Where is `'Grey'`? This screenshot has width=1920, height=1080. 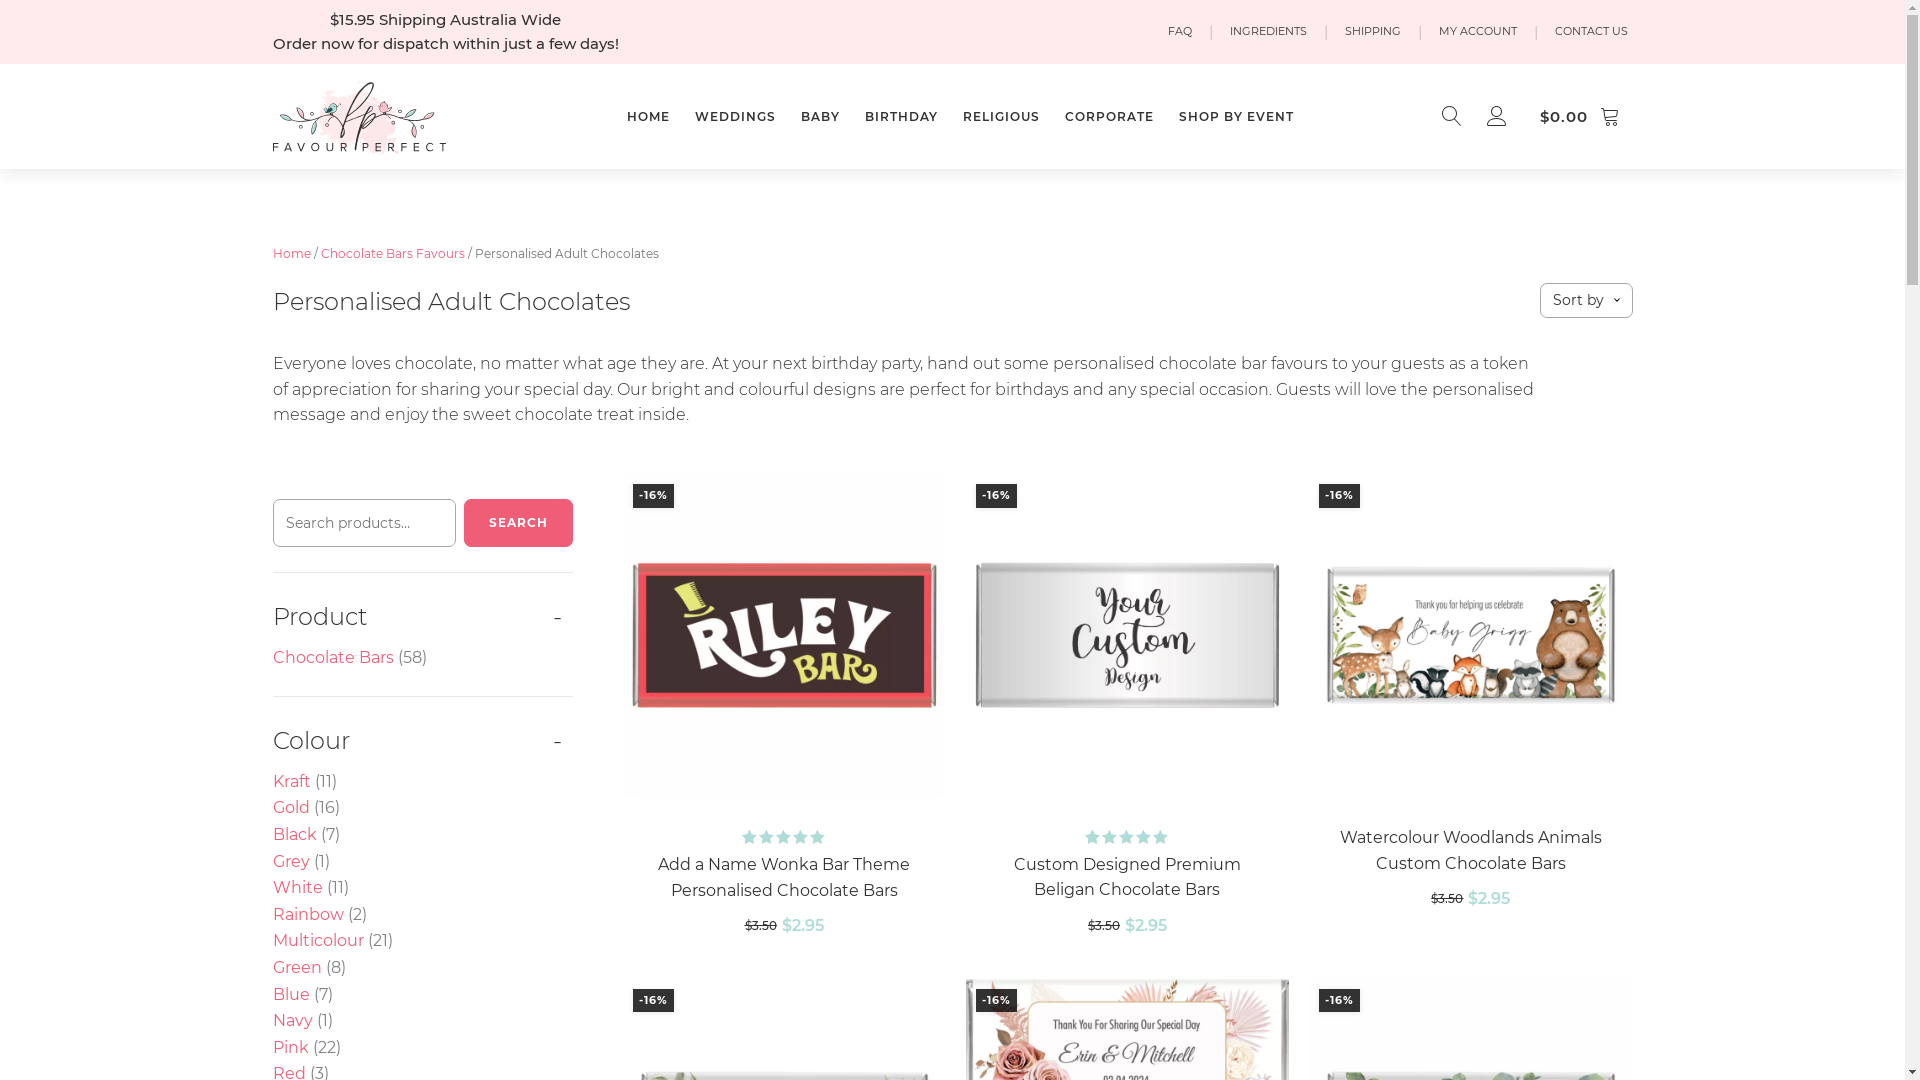
'Grey' is located at coordinates (289, 860).